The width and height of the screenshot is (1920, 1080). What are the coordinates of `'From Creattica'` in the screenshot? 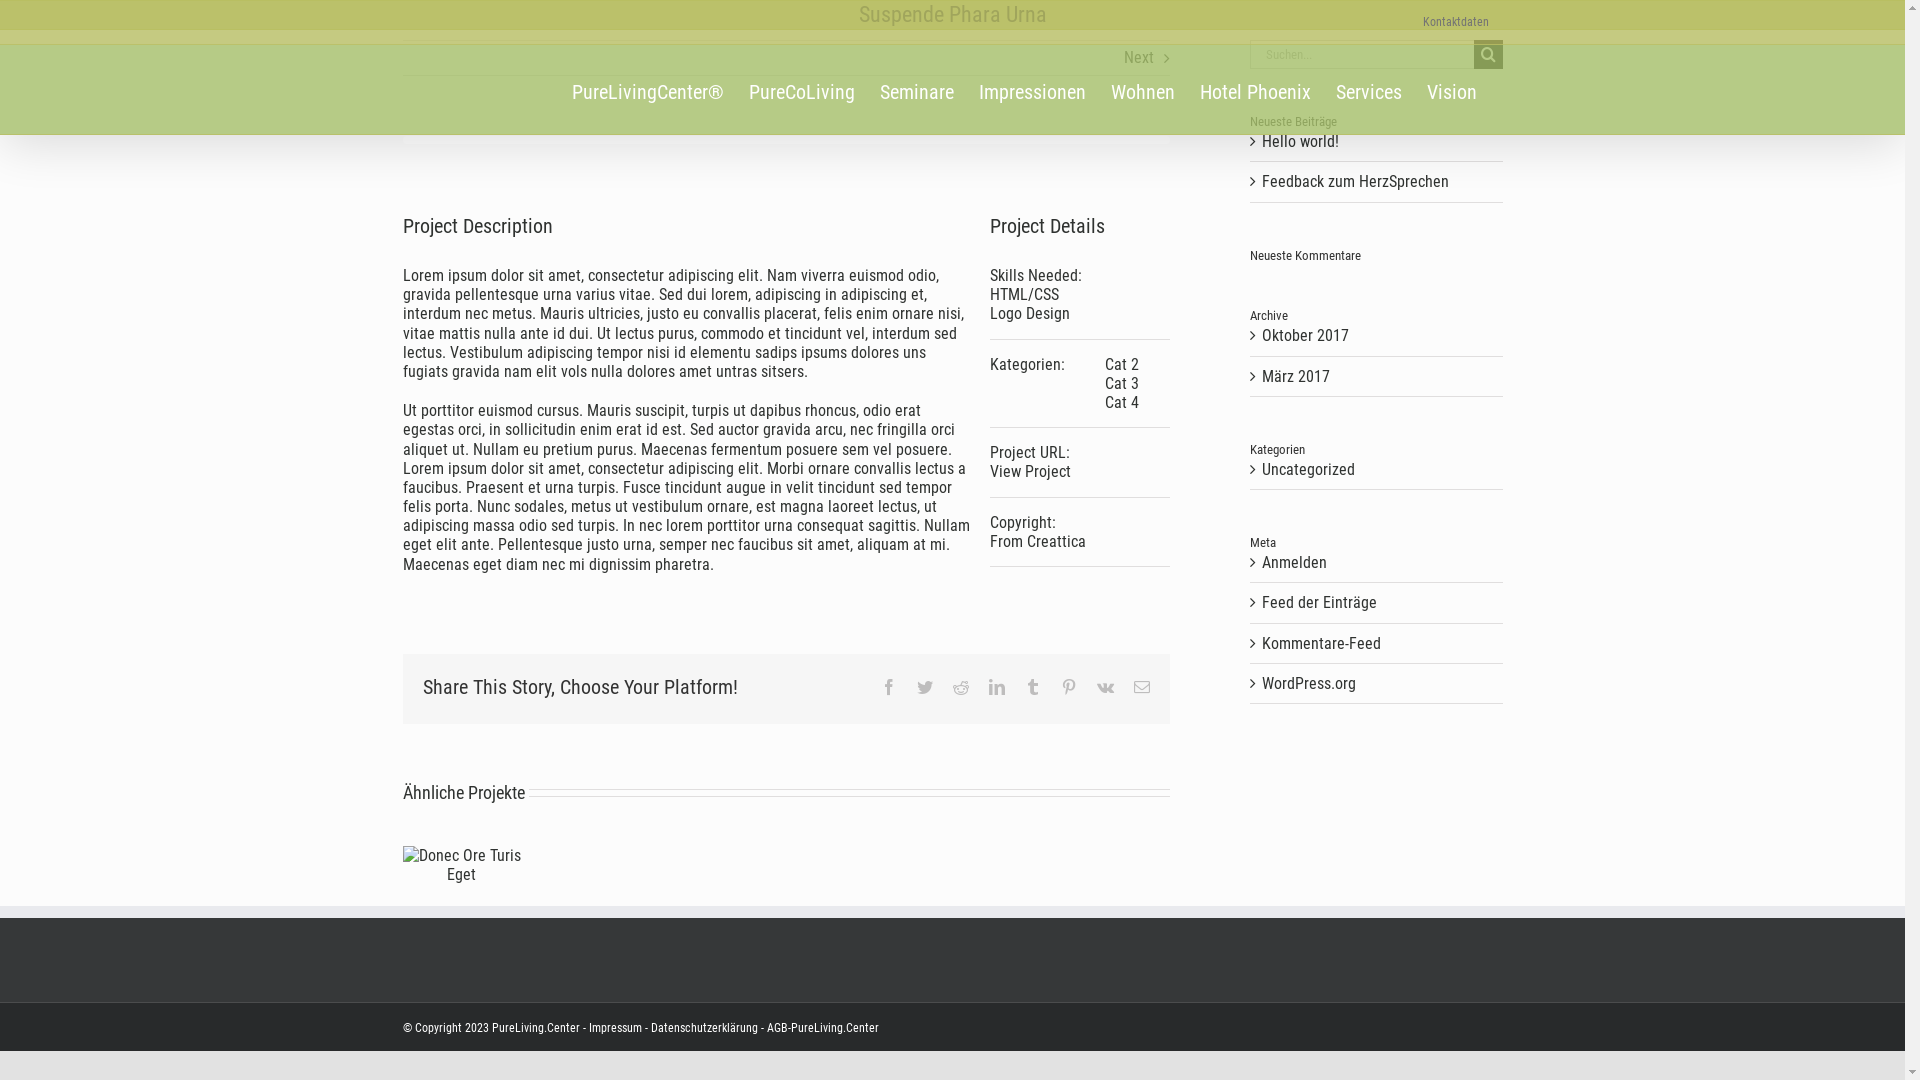 It's located at (1037, 541).